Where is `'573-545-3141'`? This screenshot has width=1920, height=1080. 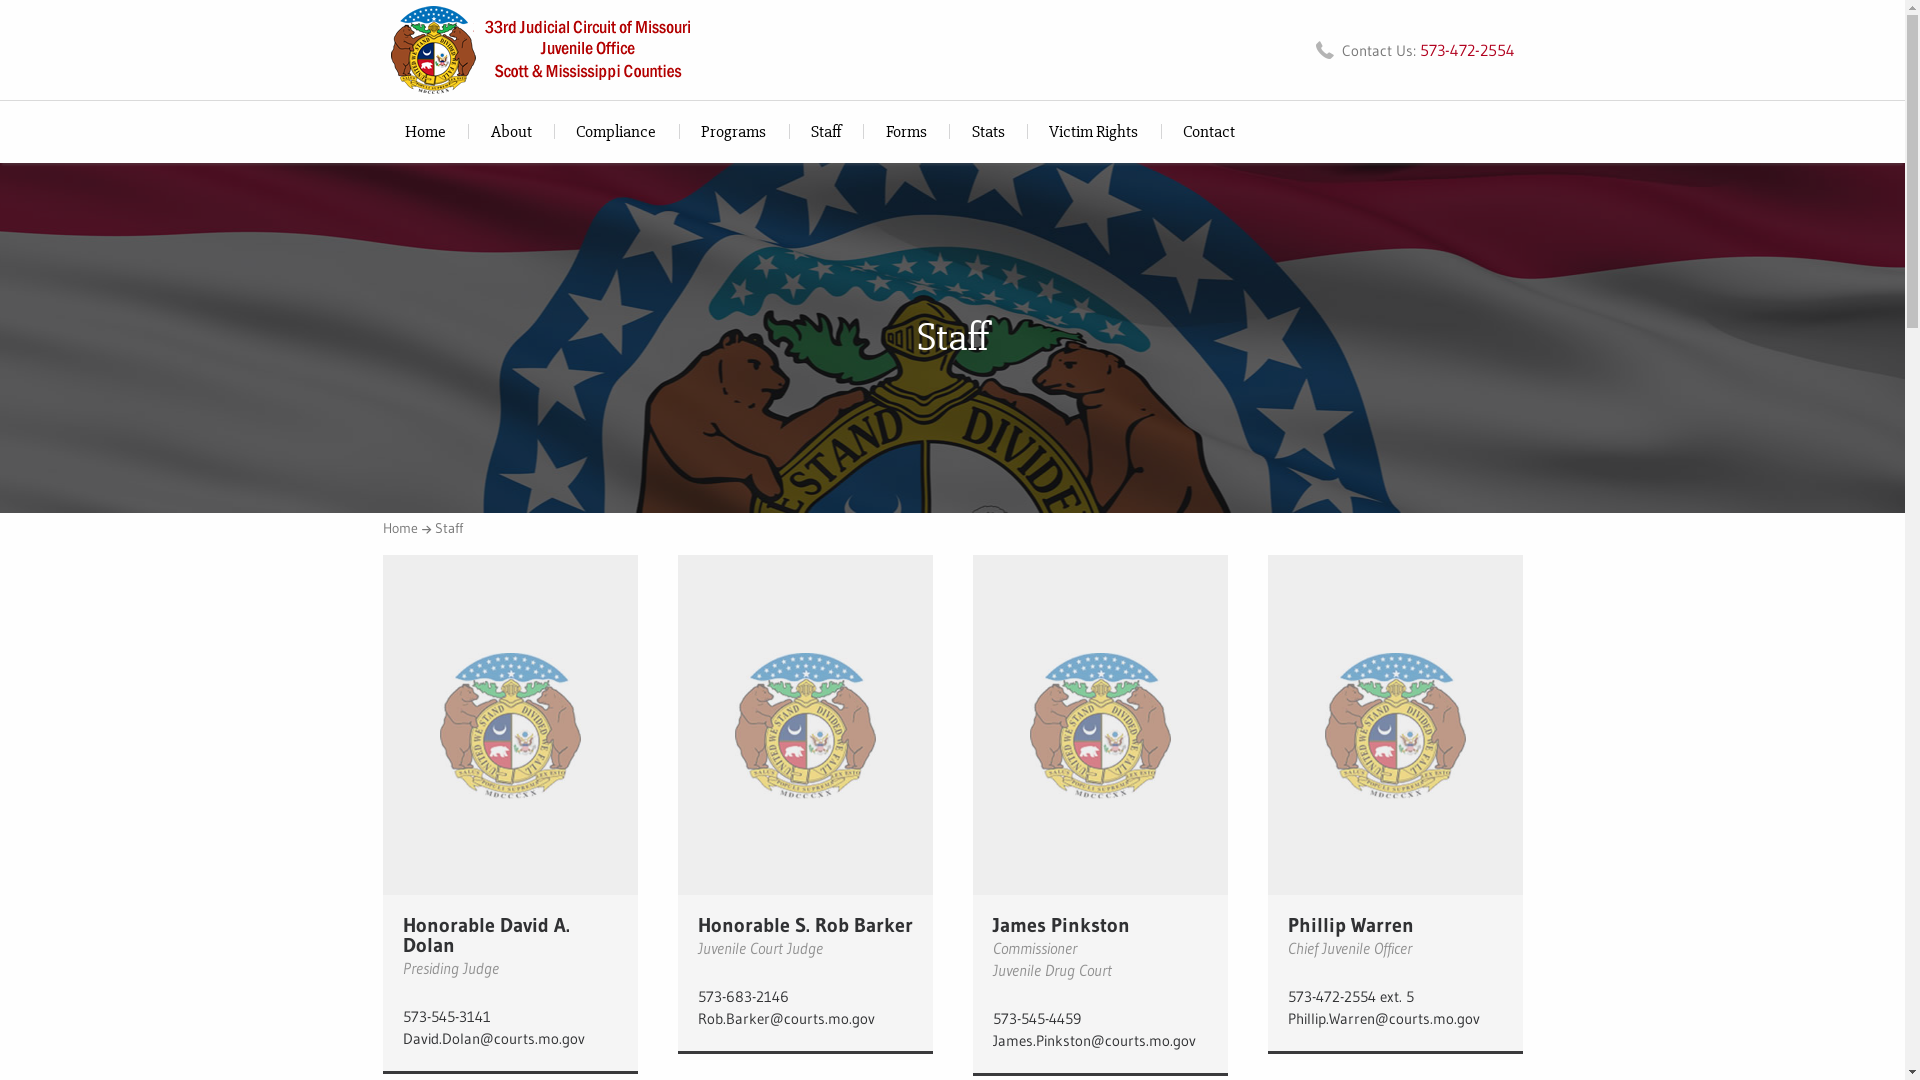 '573-545-3141' is located at coordinates (509, 1017).